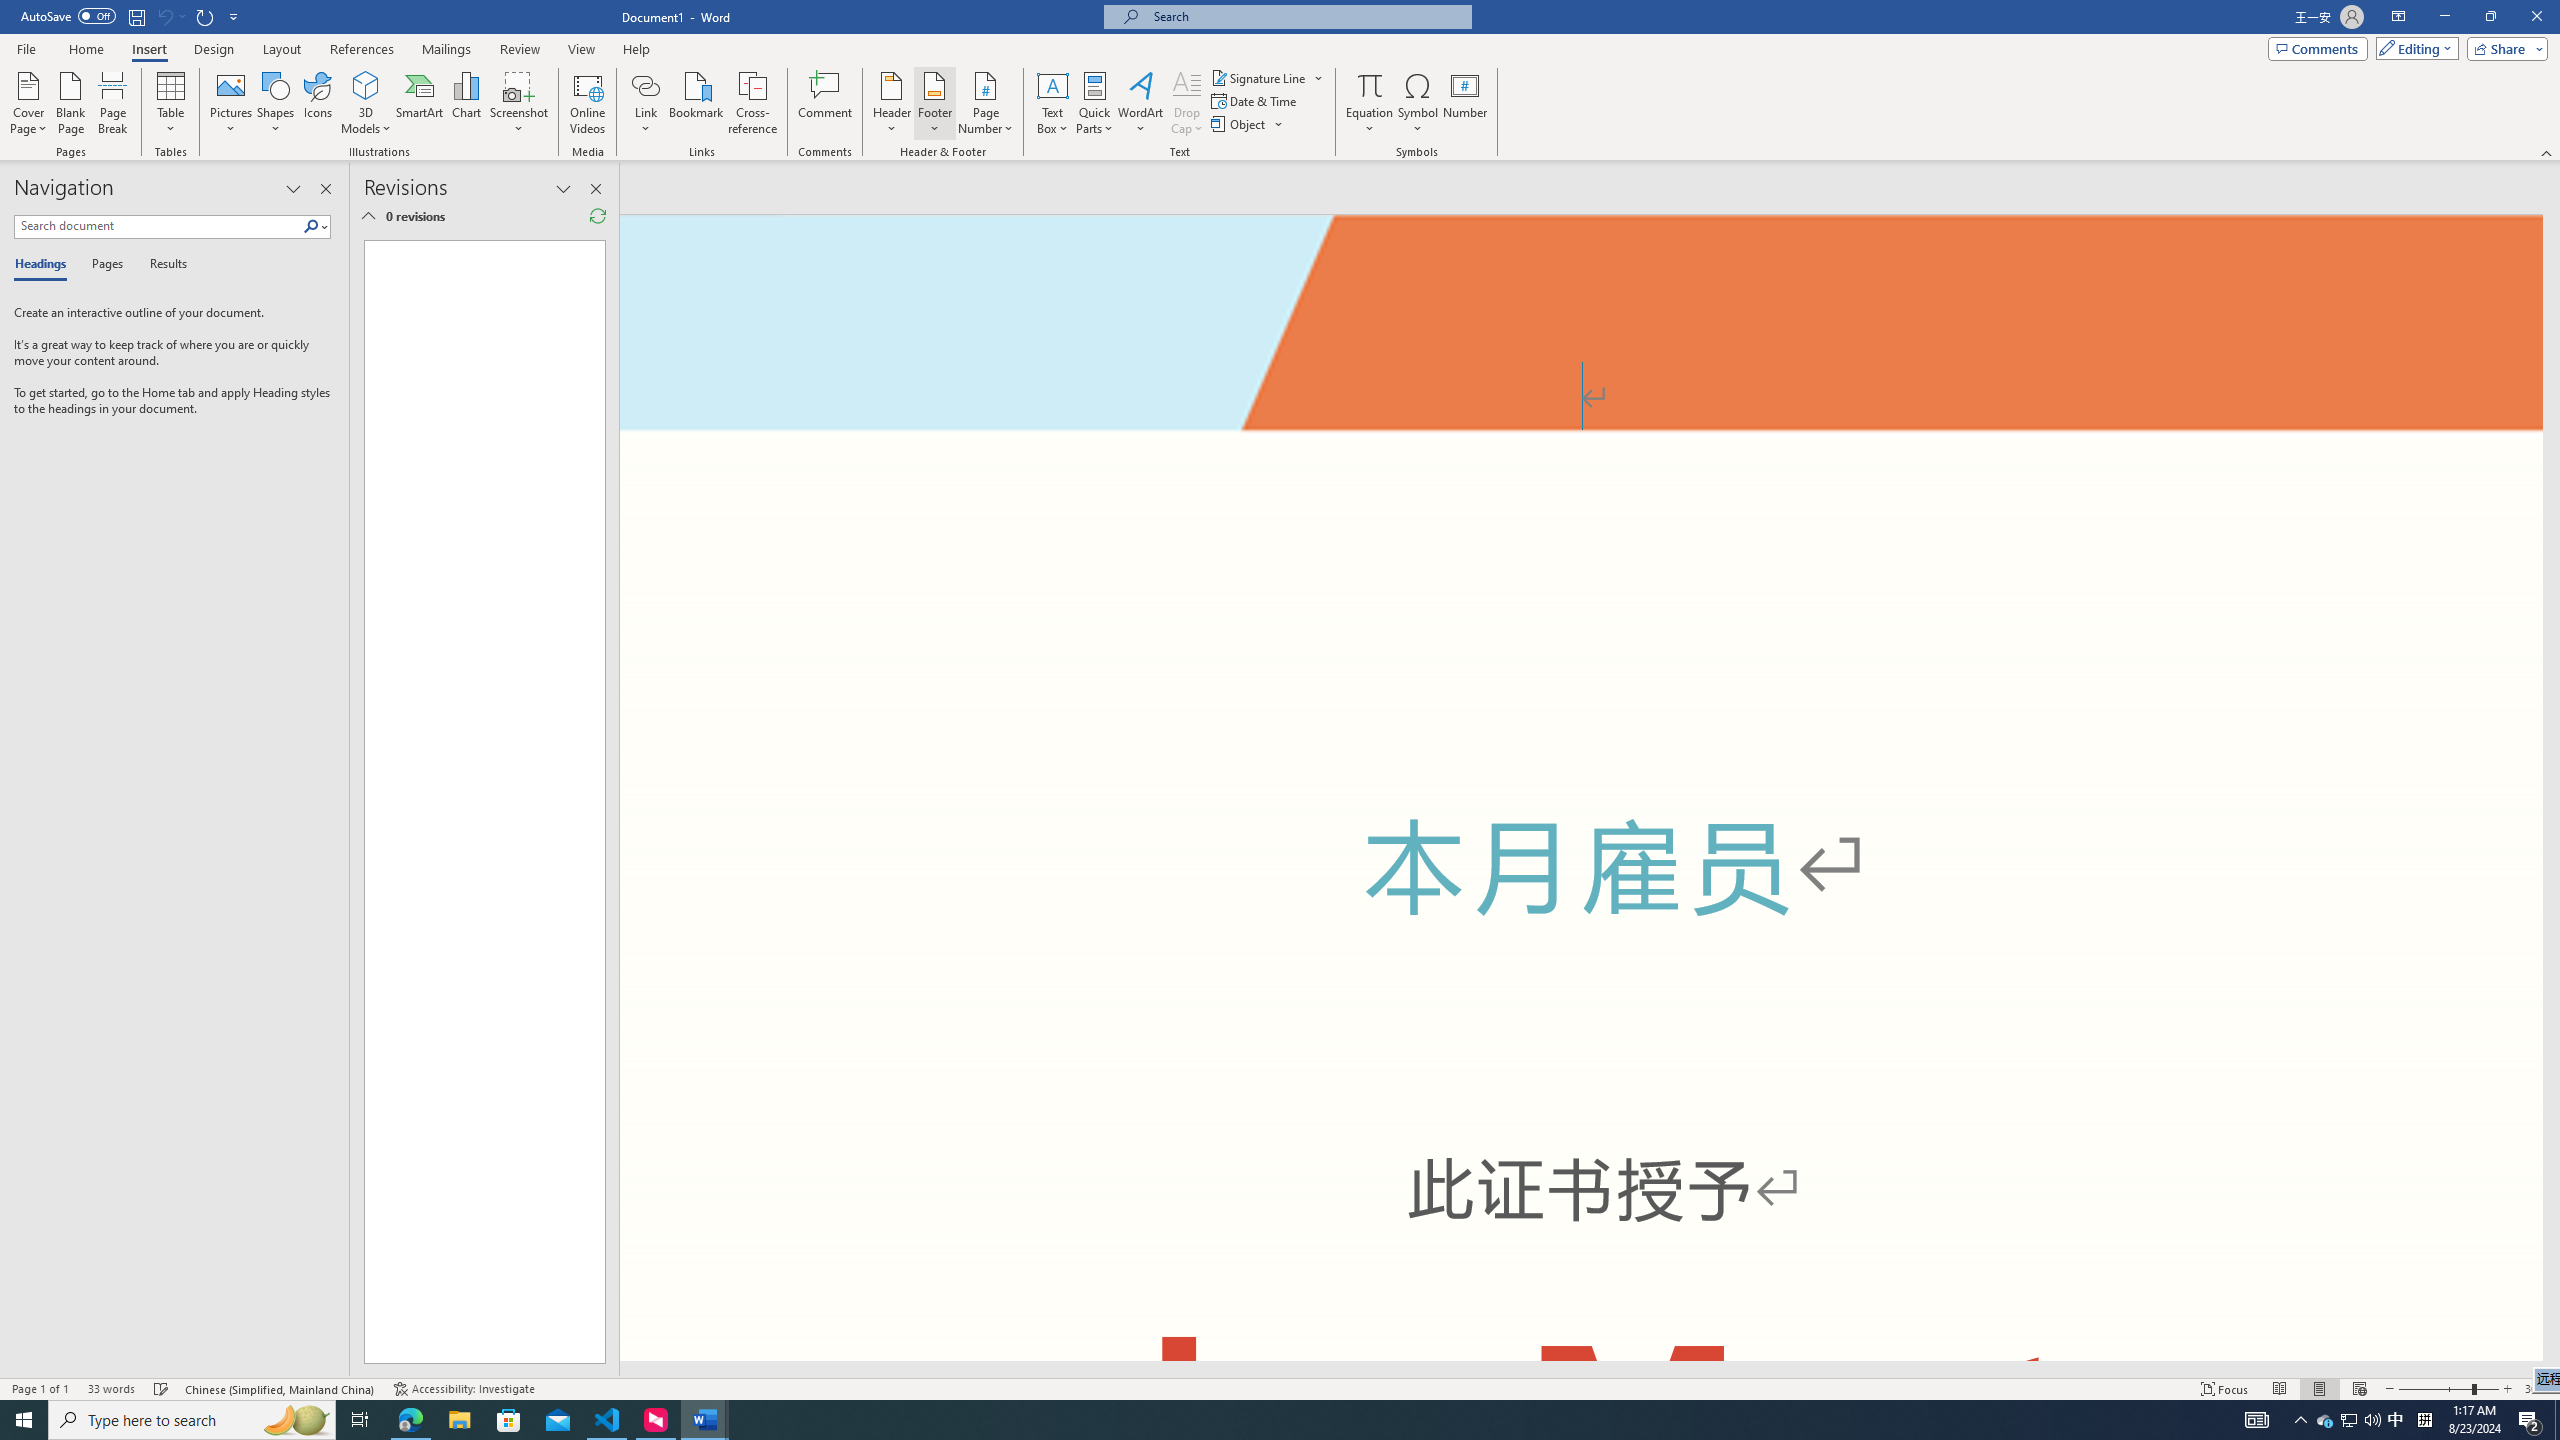  I want to click on 'Cover Page', so click(28, 103).